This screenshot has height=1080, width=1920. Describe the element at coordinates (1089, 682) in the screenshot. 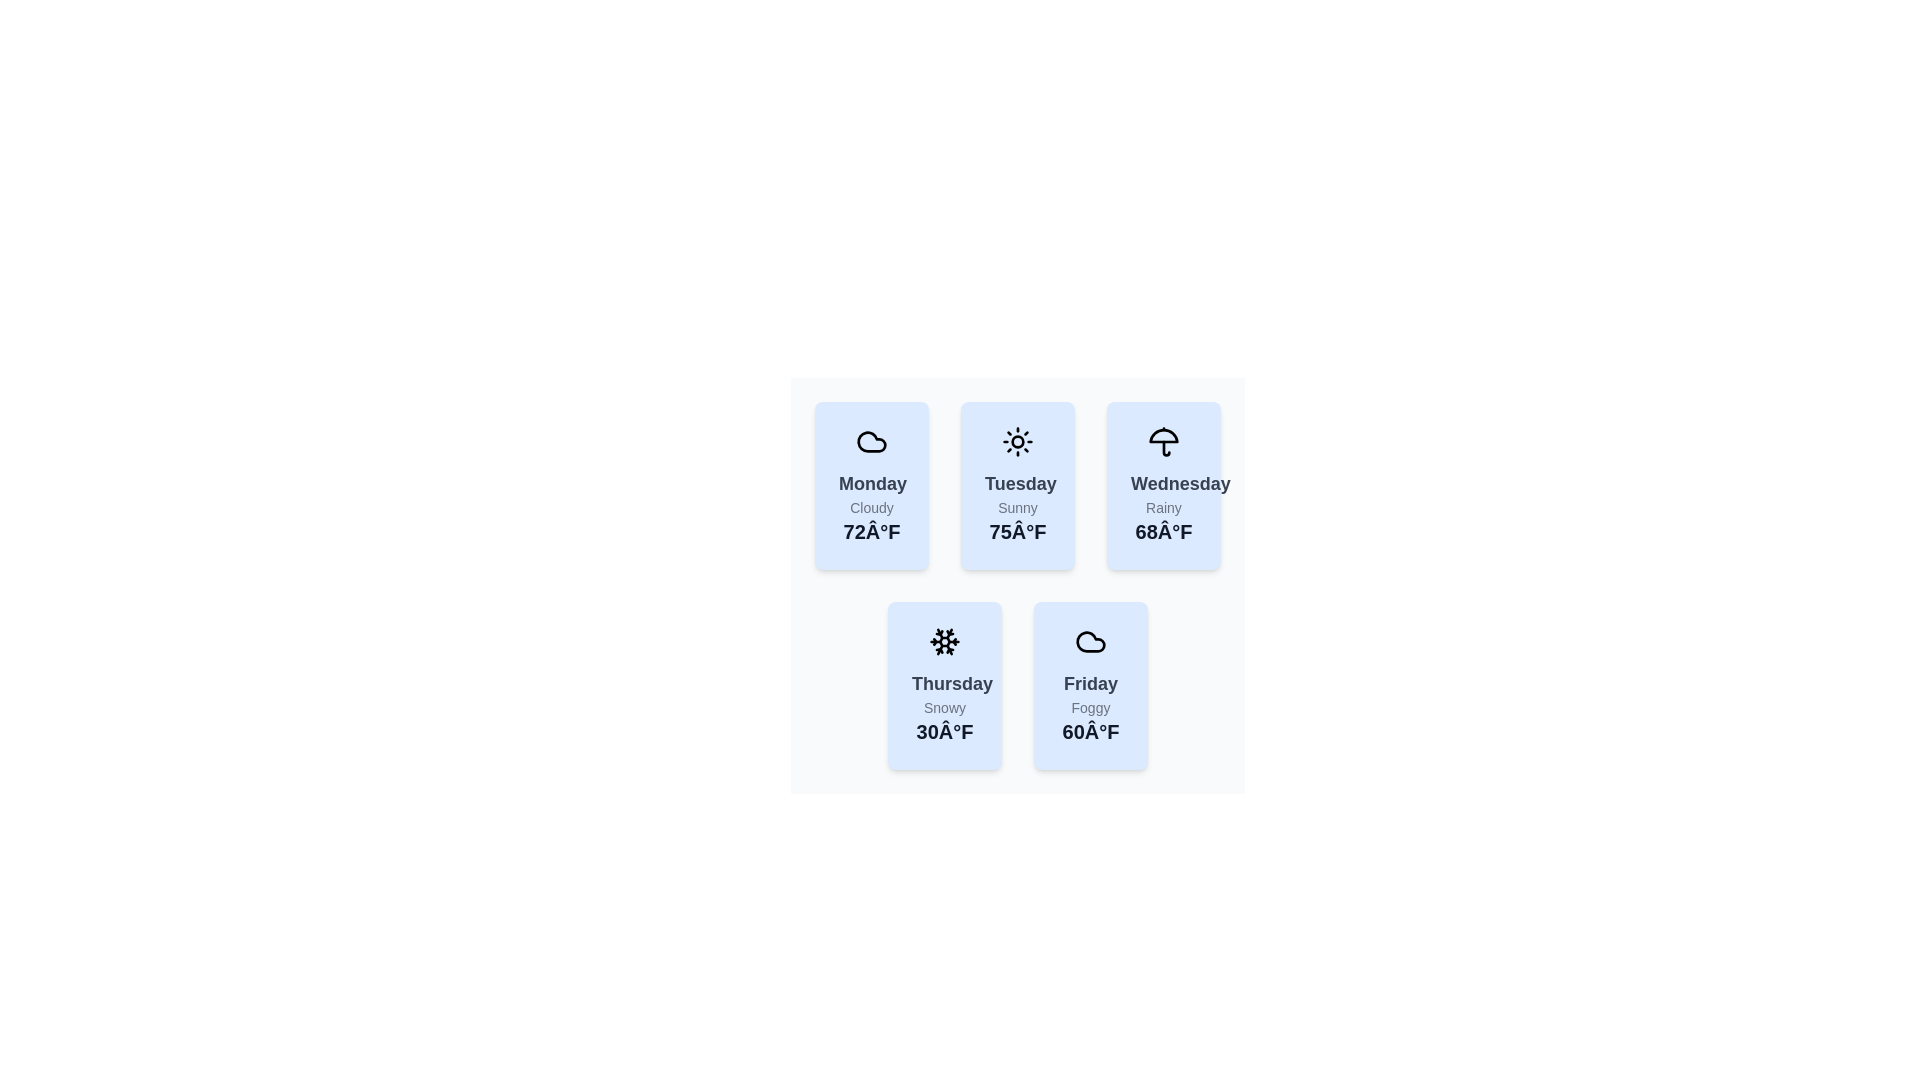

I see `the text label displaying 'Friday' in bold gray font on a blue background, located at the upper part of the bottom-right weather card` at that location.